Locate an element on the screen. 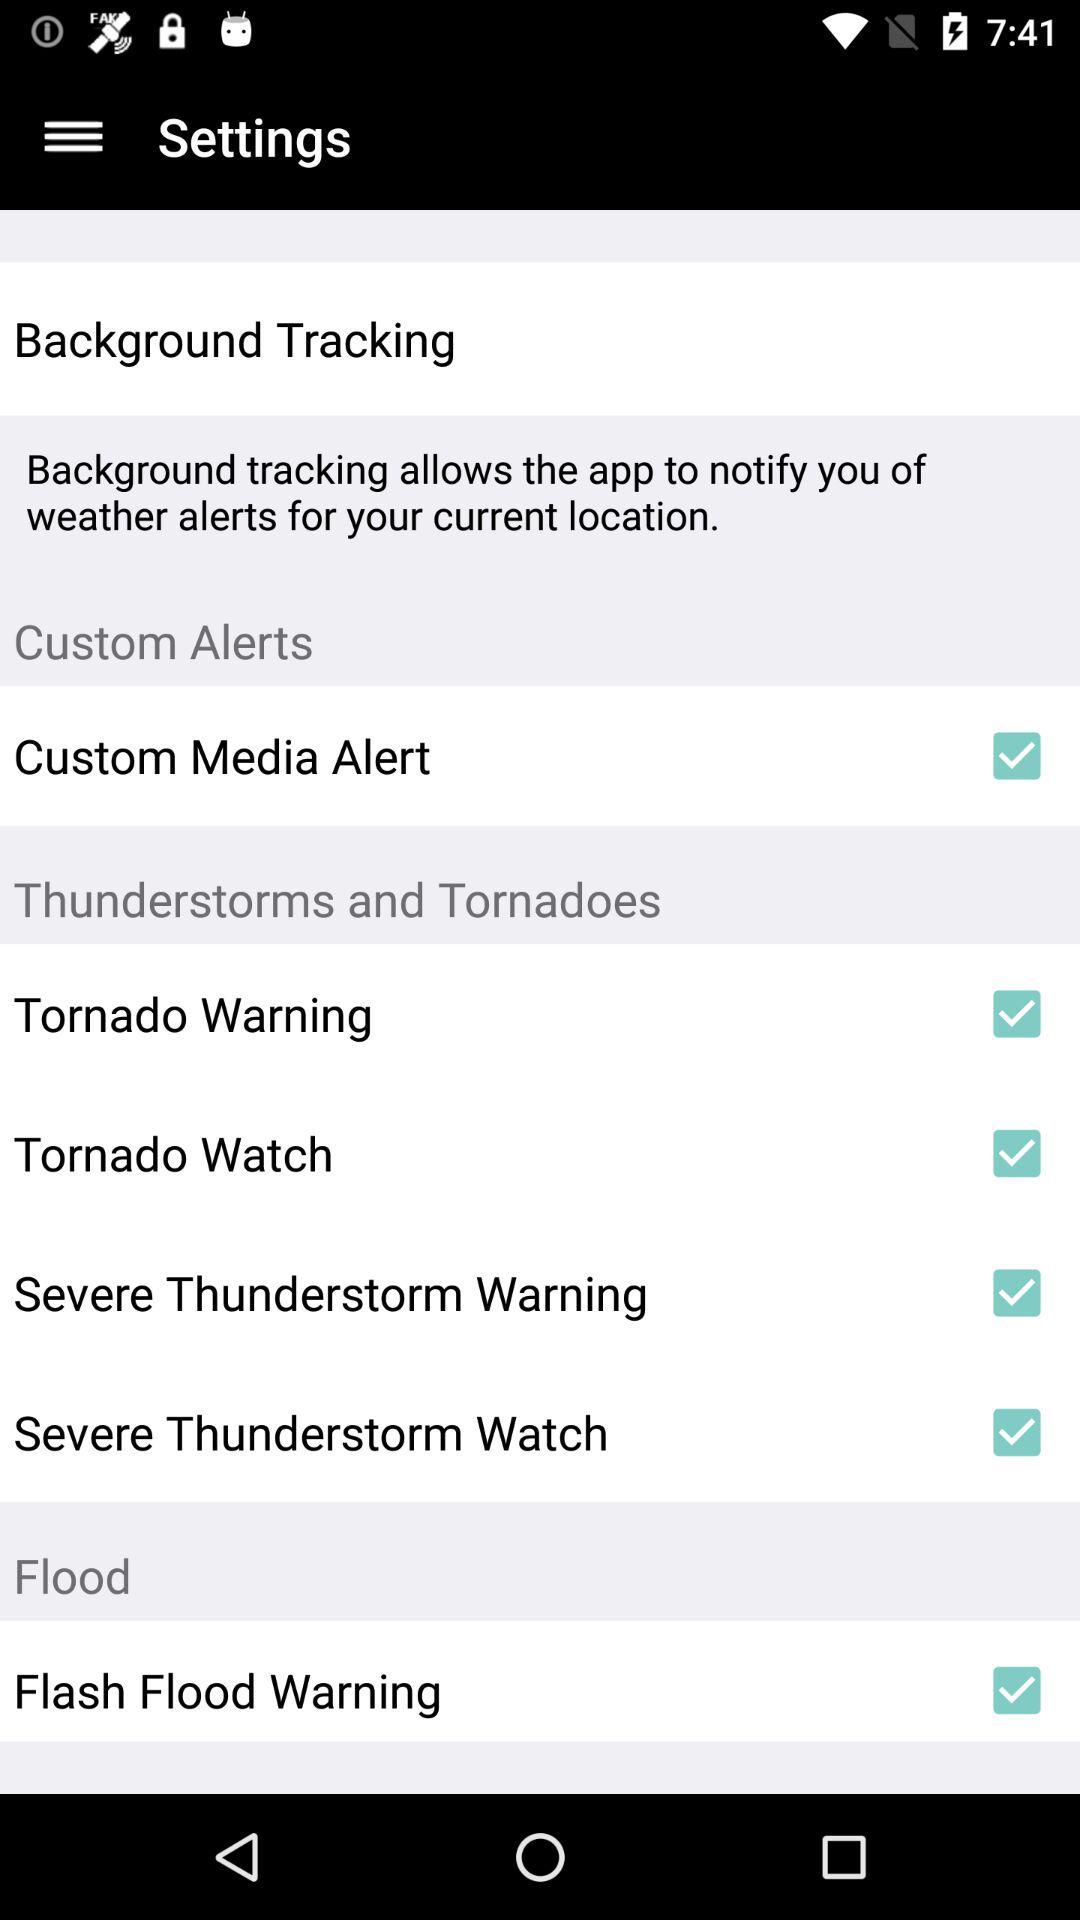 This screenshot has width=1080, height=1920. the item above the background tracking is located at coordinates (72, 135).